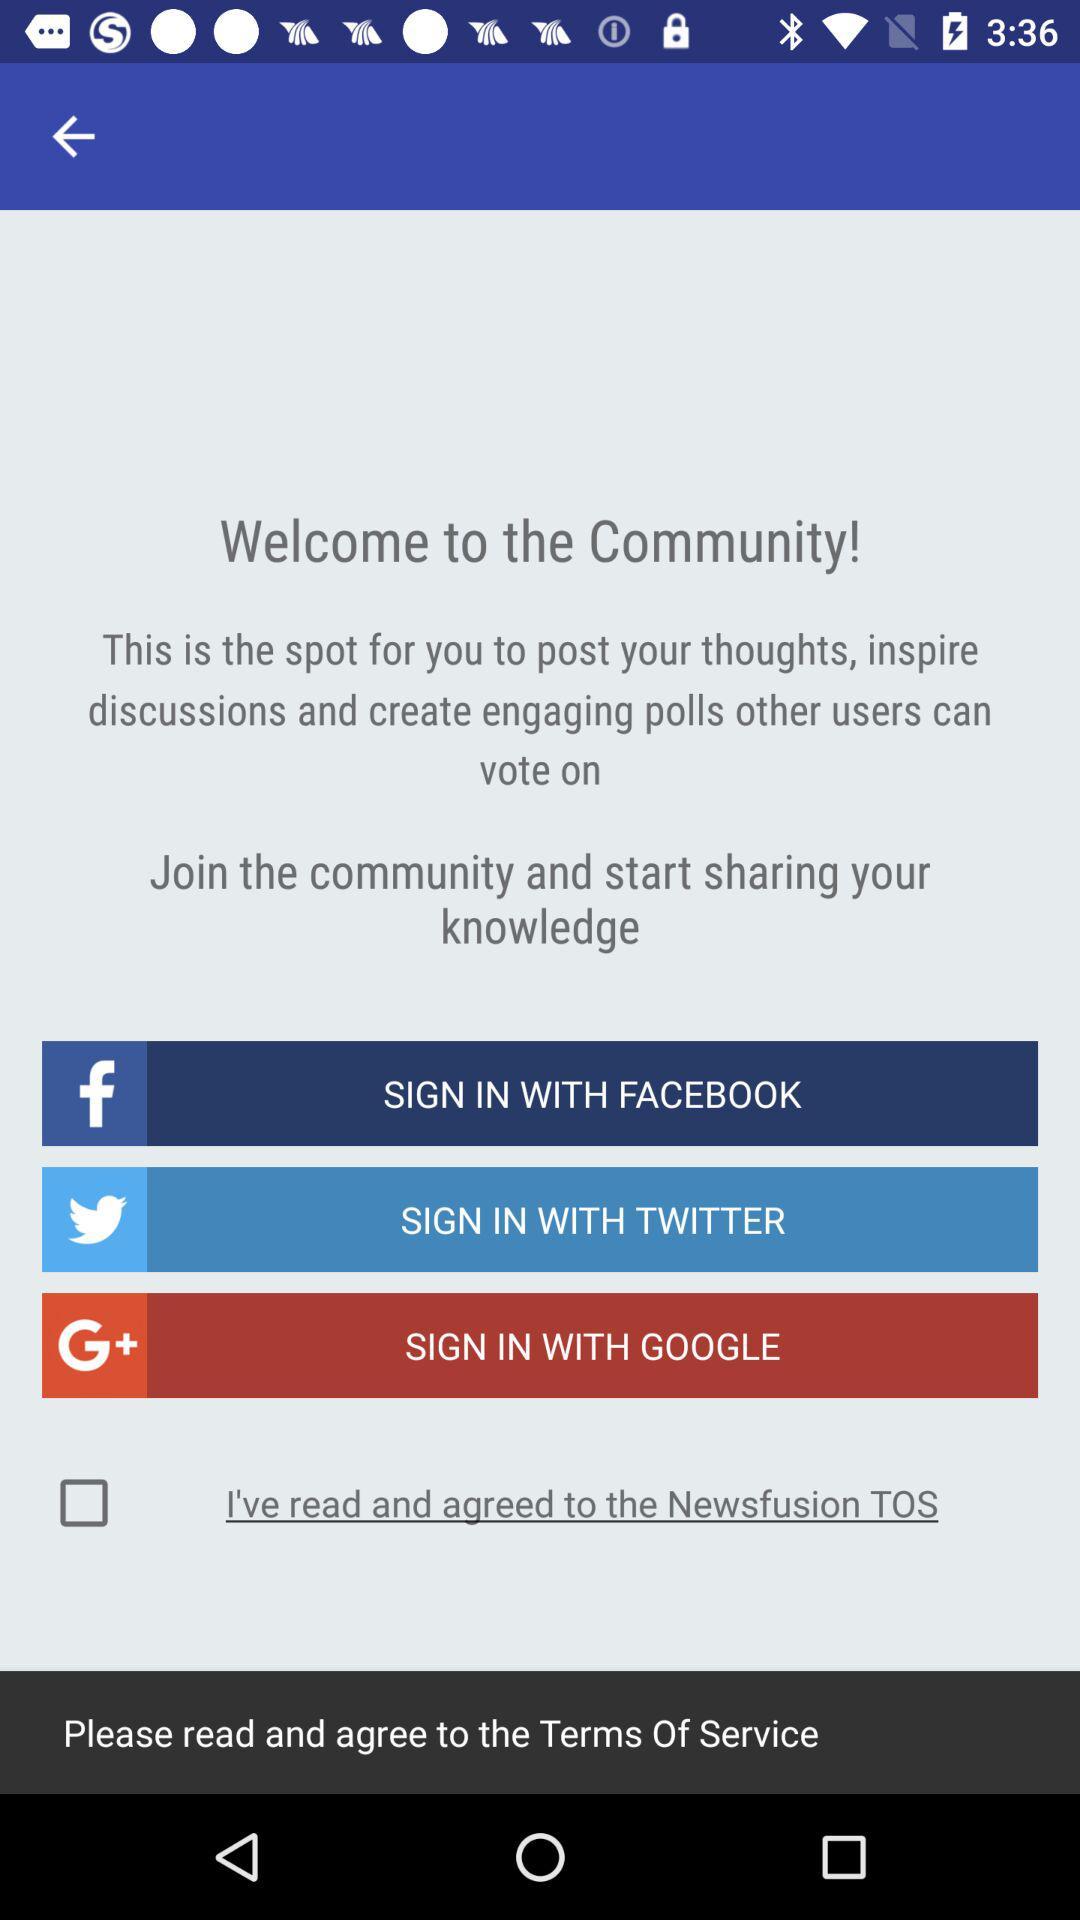  I want to click on item next to i ve read, so click(83, 1502).